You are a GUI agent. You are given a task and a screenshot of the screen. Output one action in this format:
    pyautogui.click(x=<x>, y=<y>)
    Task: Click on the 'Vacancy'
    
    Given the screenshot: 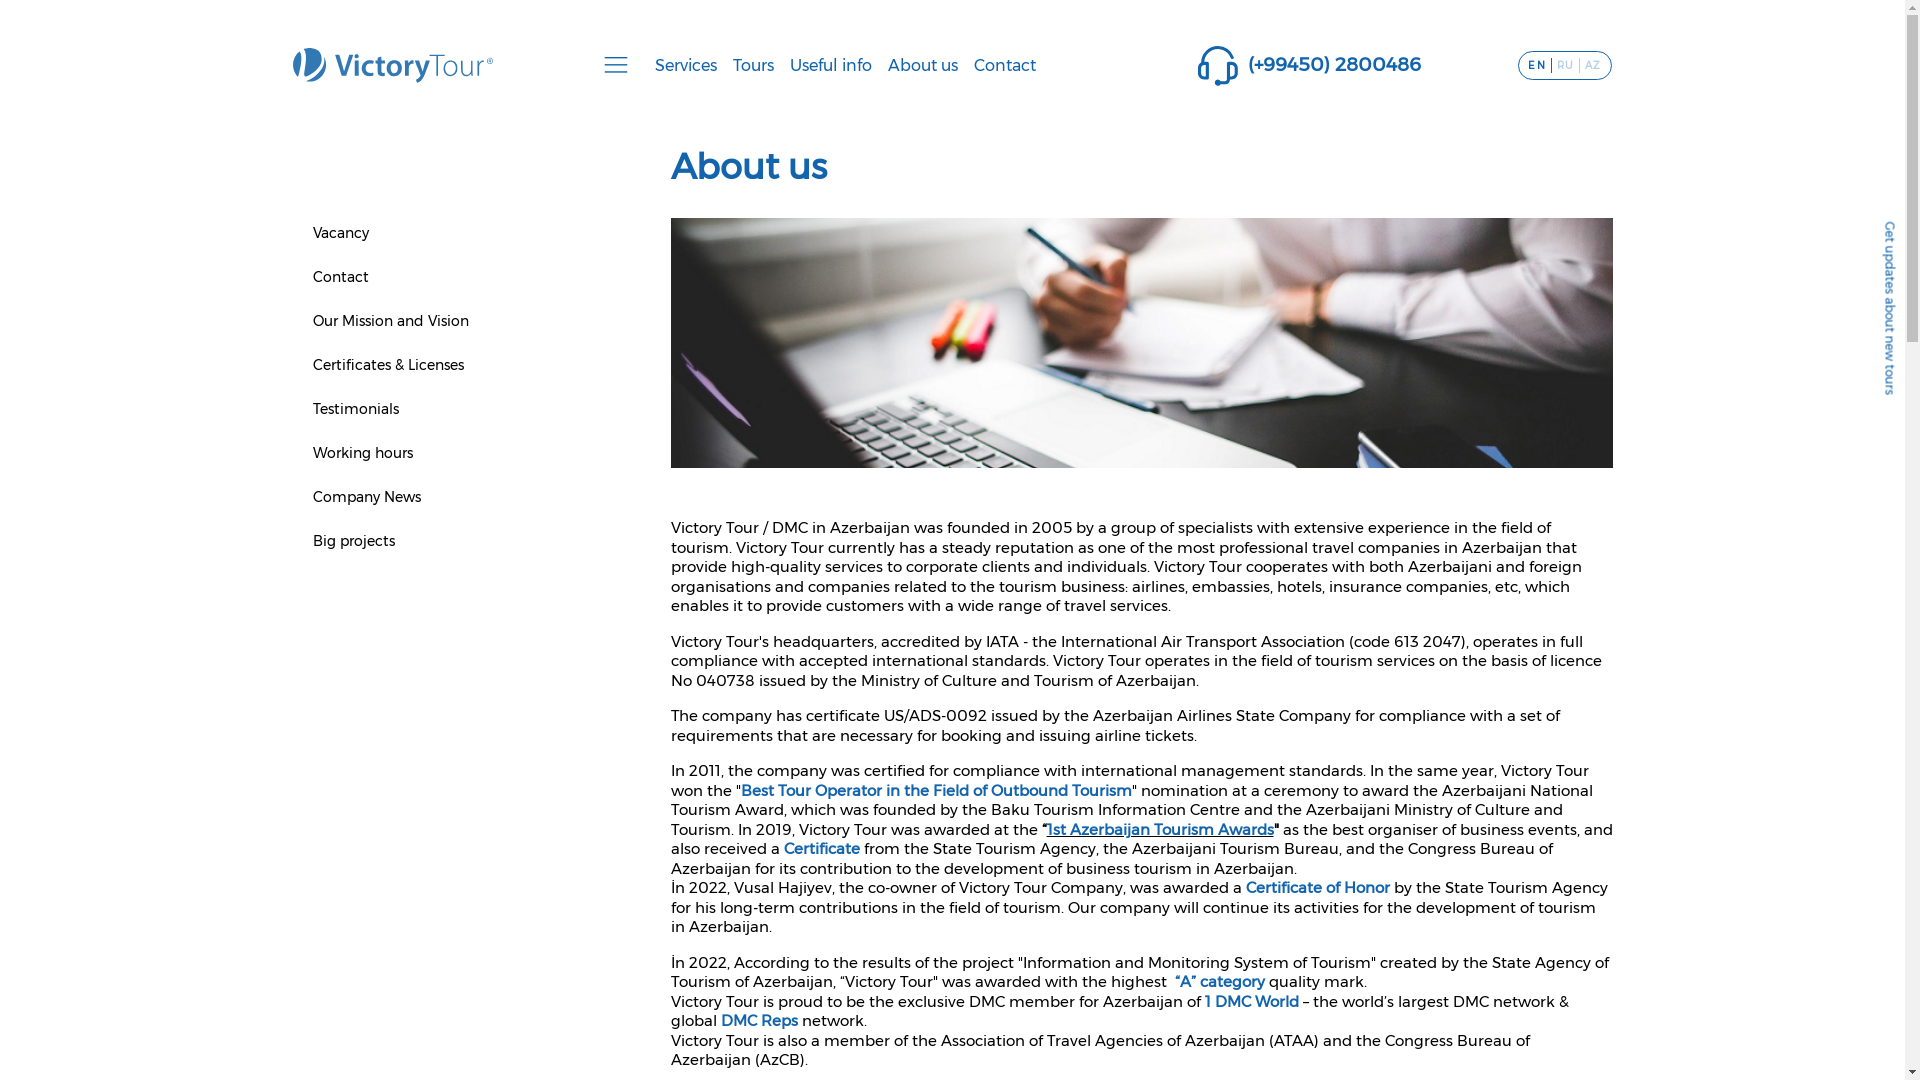 What is the action you would take?
    pyautogui.click(x=340, y=231)
    